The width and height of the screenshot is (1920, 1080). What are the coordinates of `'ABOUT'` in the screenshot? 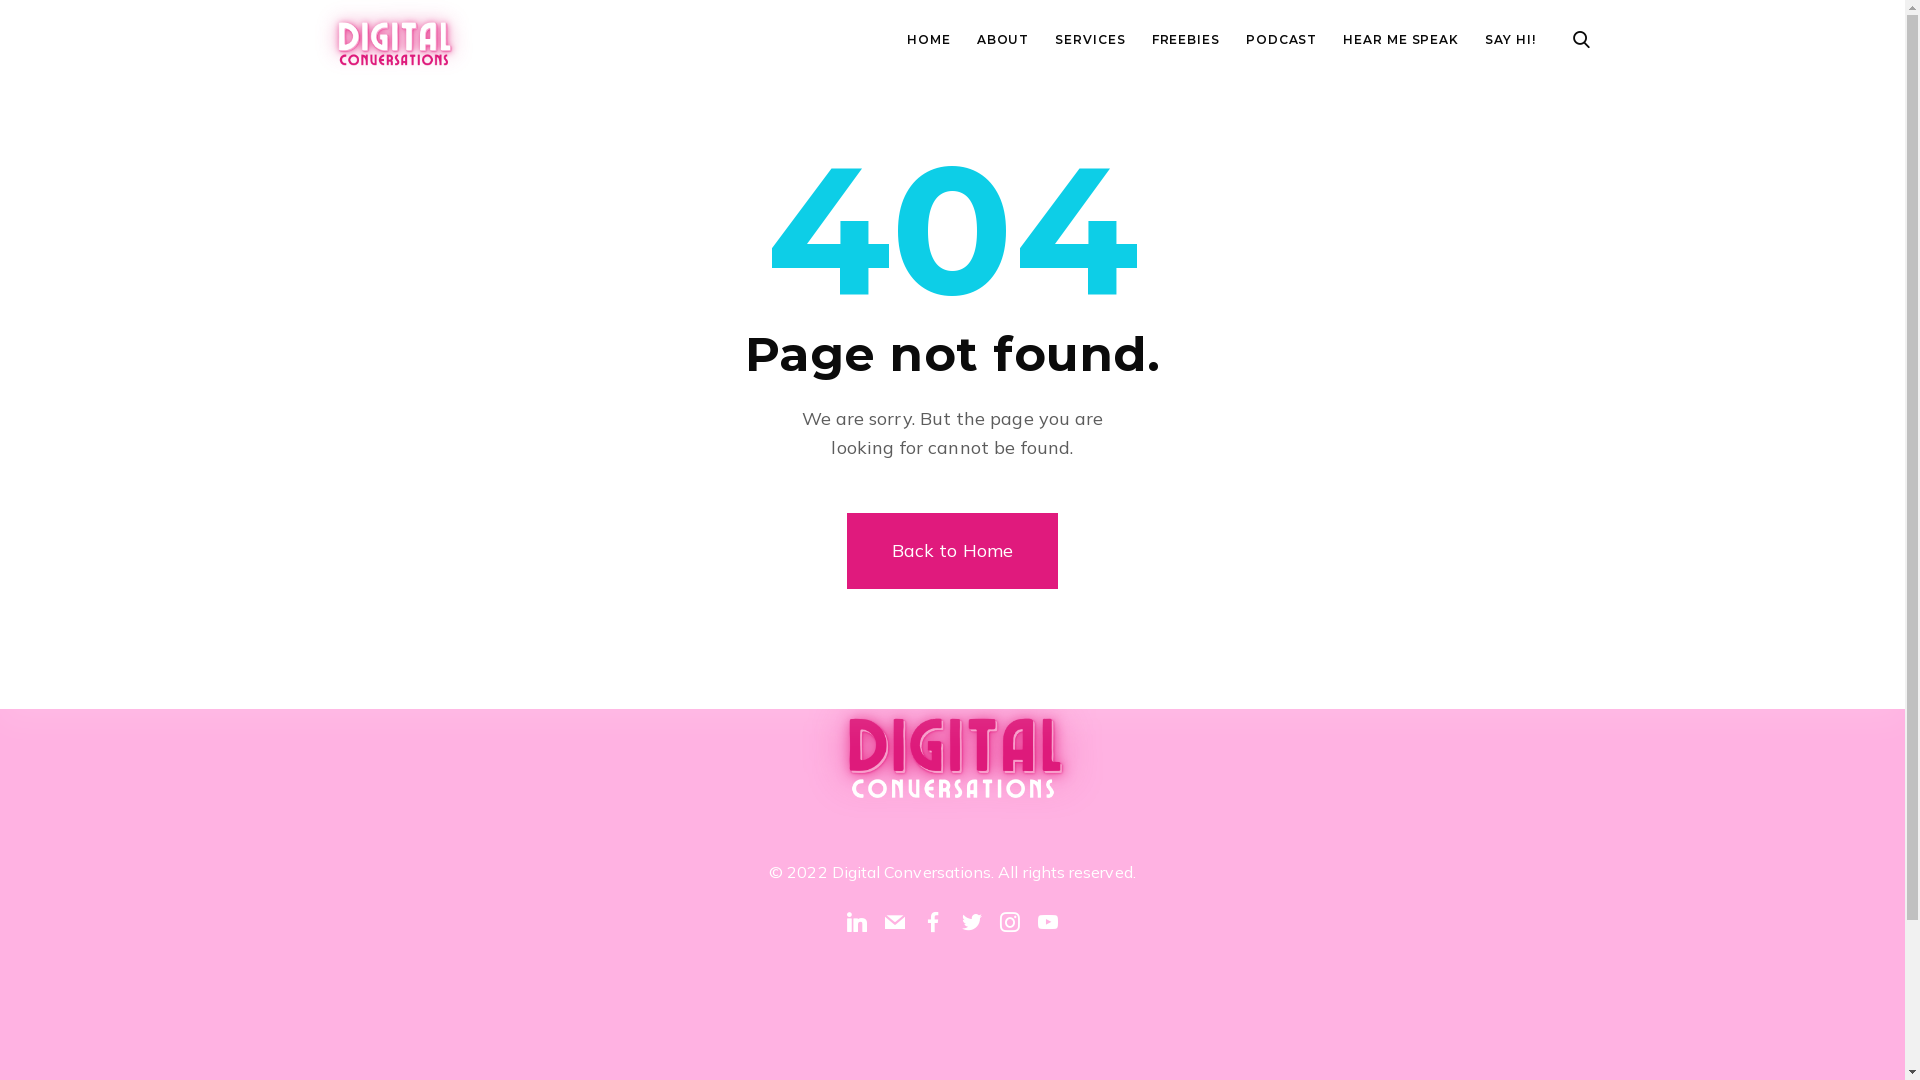 It's located at (1003, 39).